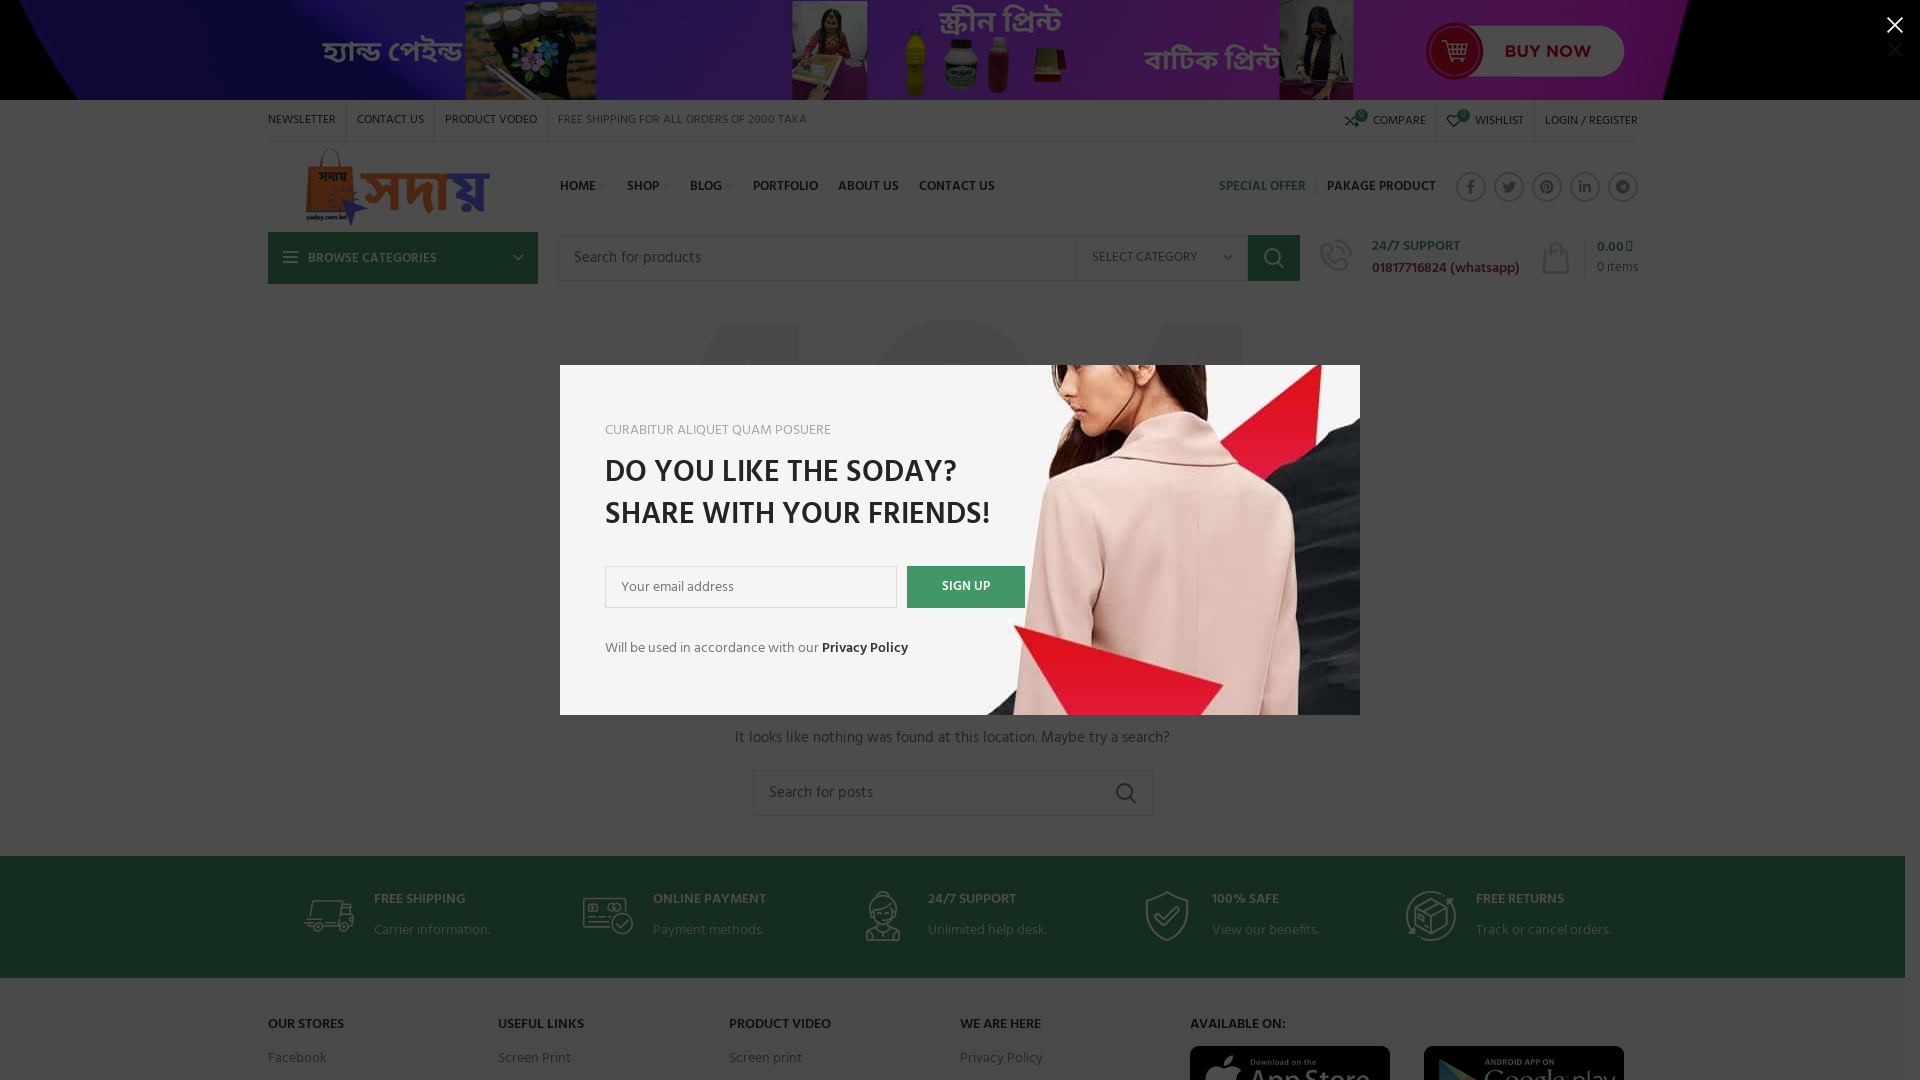 Image resolution: width=1920 pixels, height=1080 pixels. I want to click on 'Privacy Policy', so click(821, 648).